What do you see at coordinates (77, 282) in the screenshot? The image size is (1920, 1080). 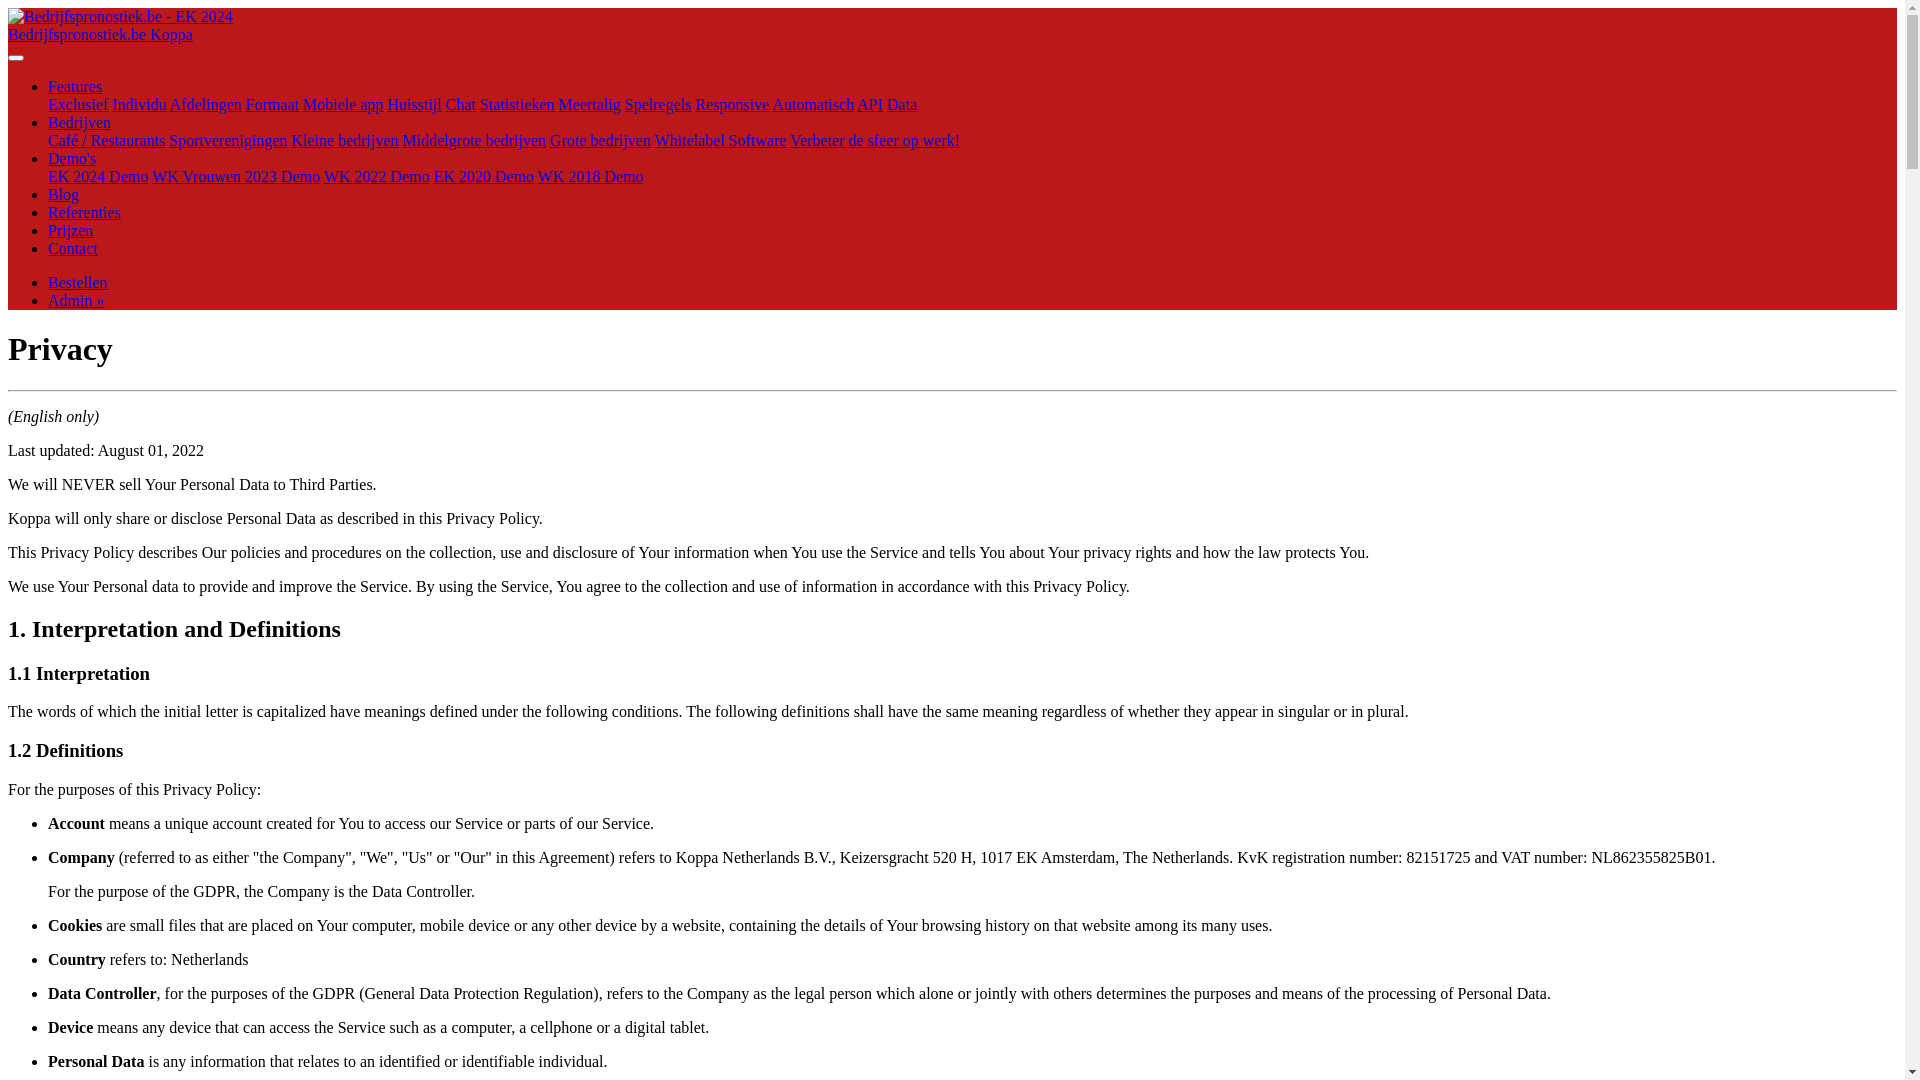 I see `'Bestellen'` at bounding box center [77, 282].